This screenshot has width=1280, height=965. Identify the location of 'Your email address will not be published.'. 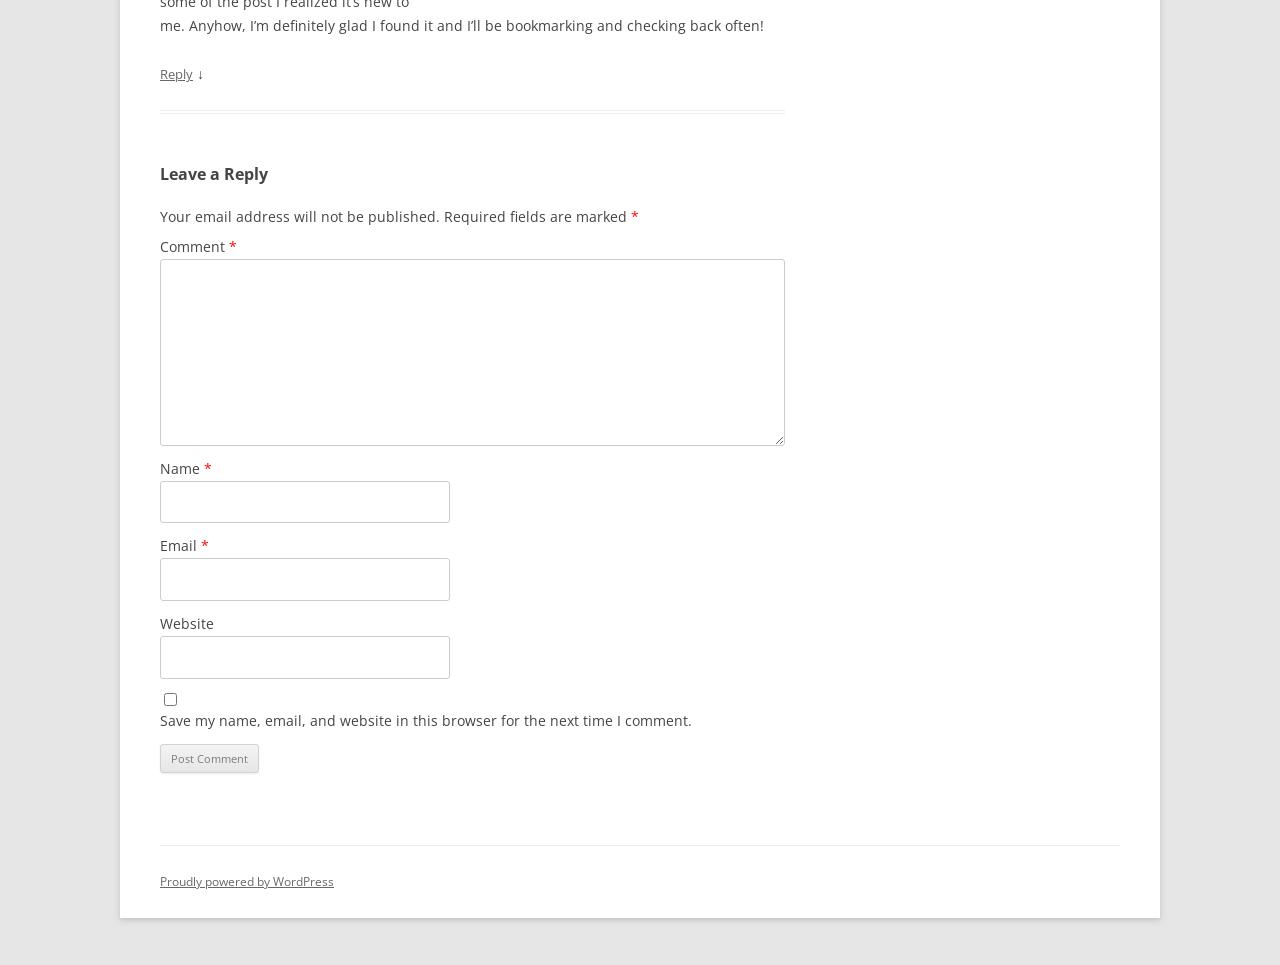
(299, 216).